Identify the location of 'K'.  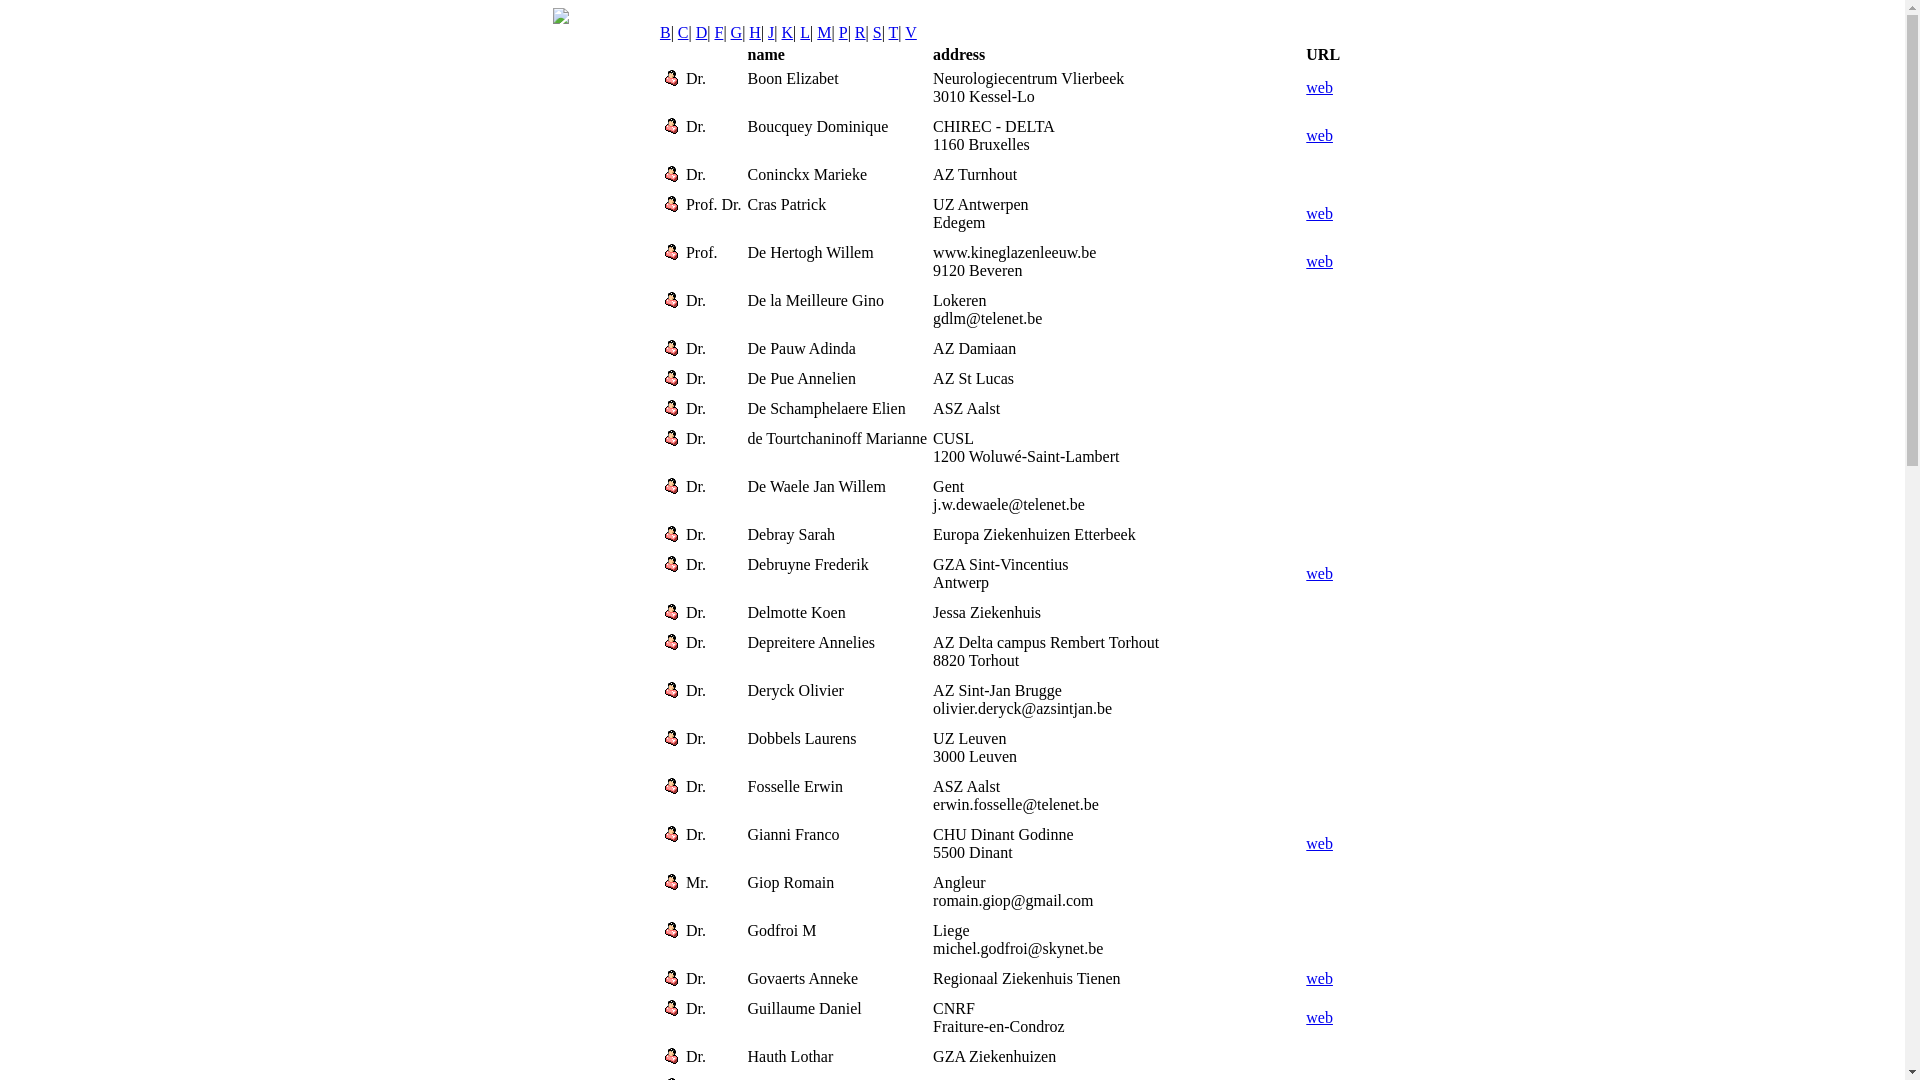
(786, 32).